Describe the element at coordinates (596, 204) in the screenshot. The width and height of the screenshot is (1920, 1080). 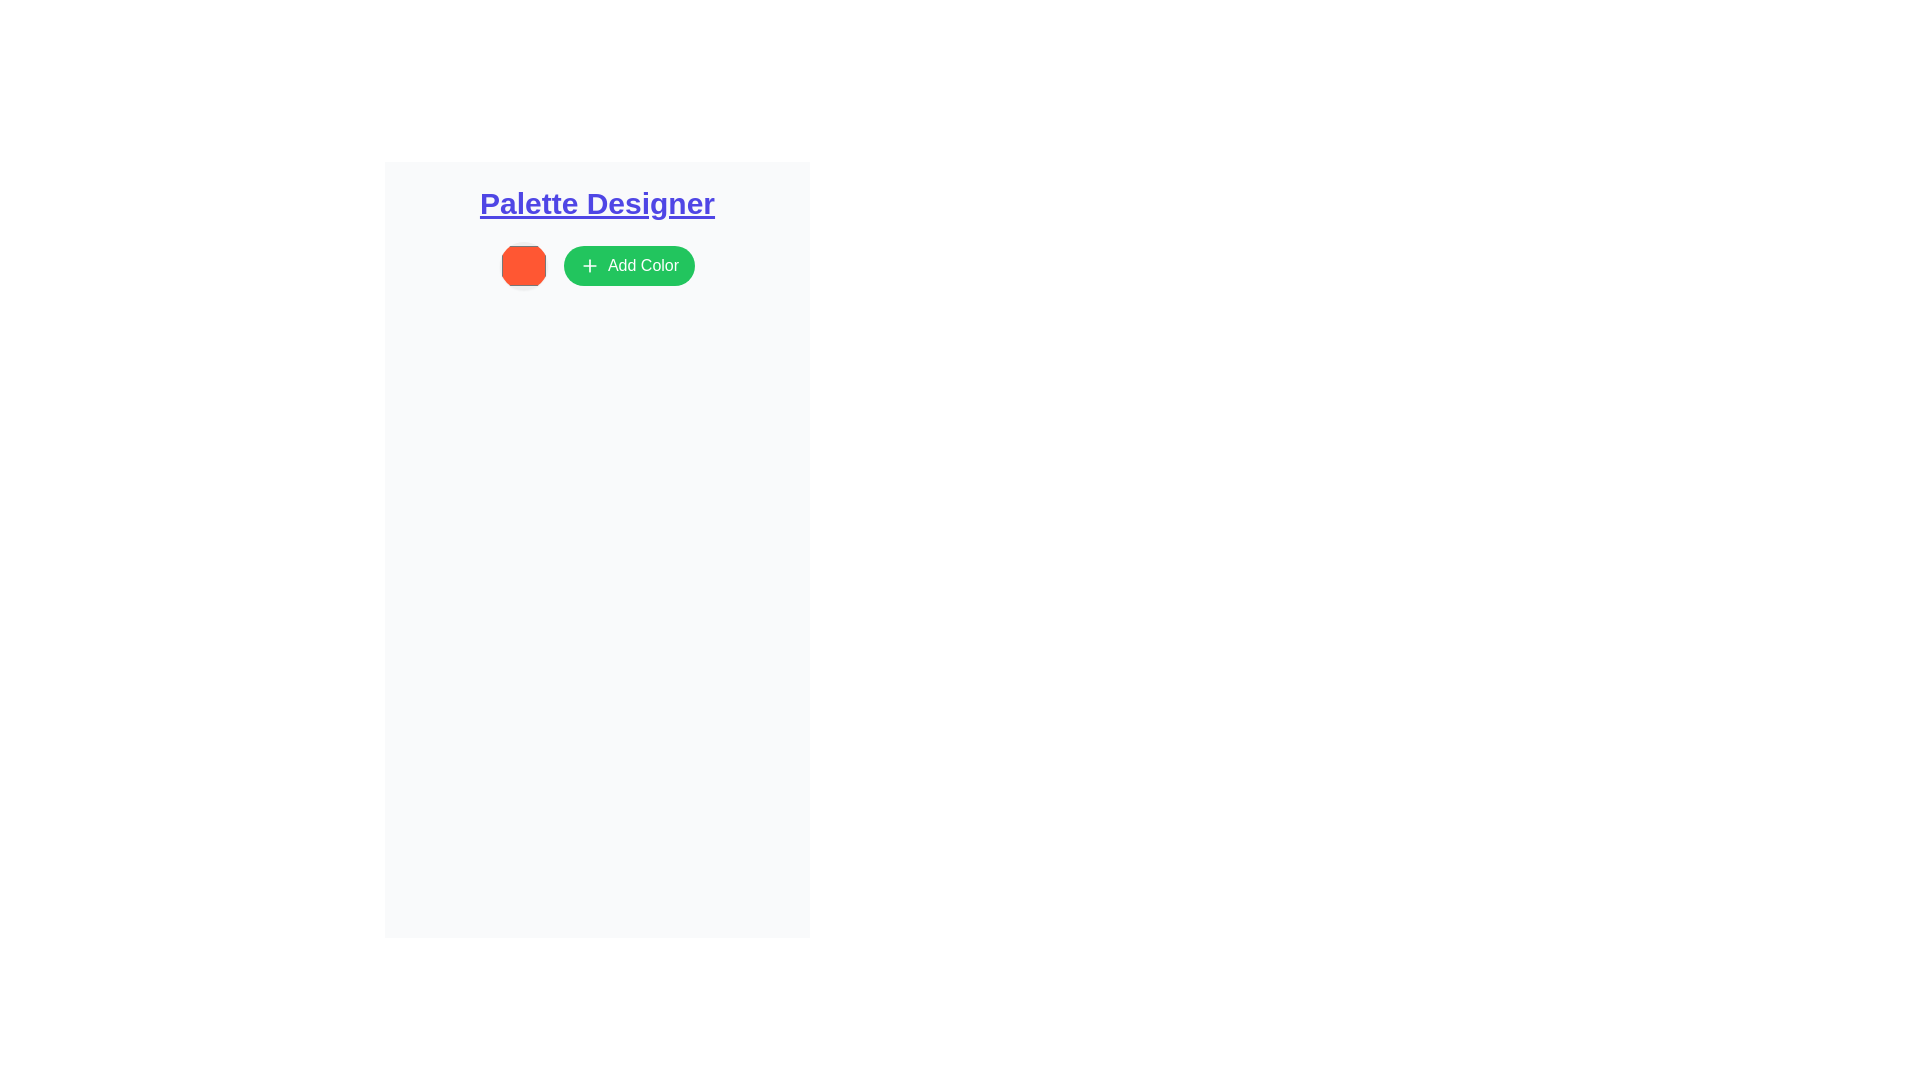
I see `the bold, large-sized header text 'Palette Designer' styled with an underline and displayed in indigo color, located at the top of the light gray interface` at that location.